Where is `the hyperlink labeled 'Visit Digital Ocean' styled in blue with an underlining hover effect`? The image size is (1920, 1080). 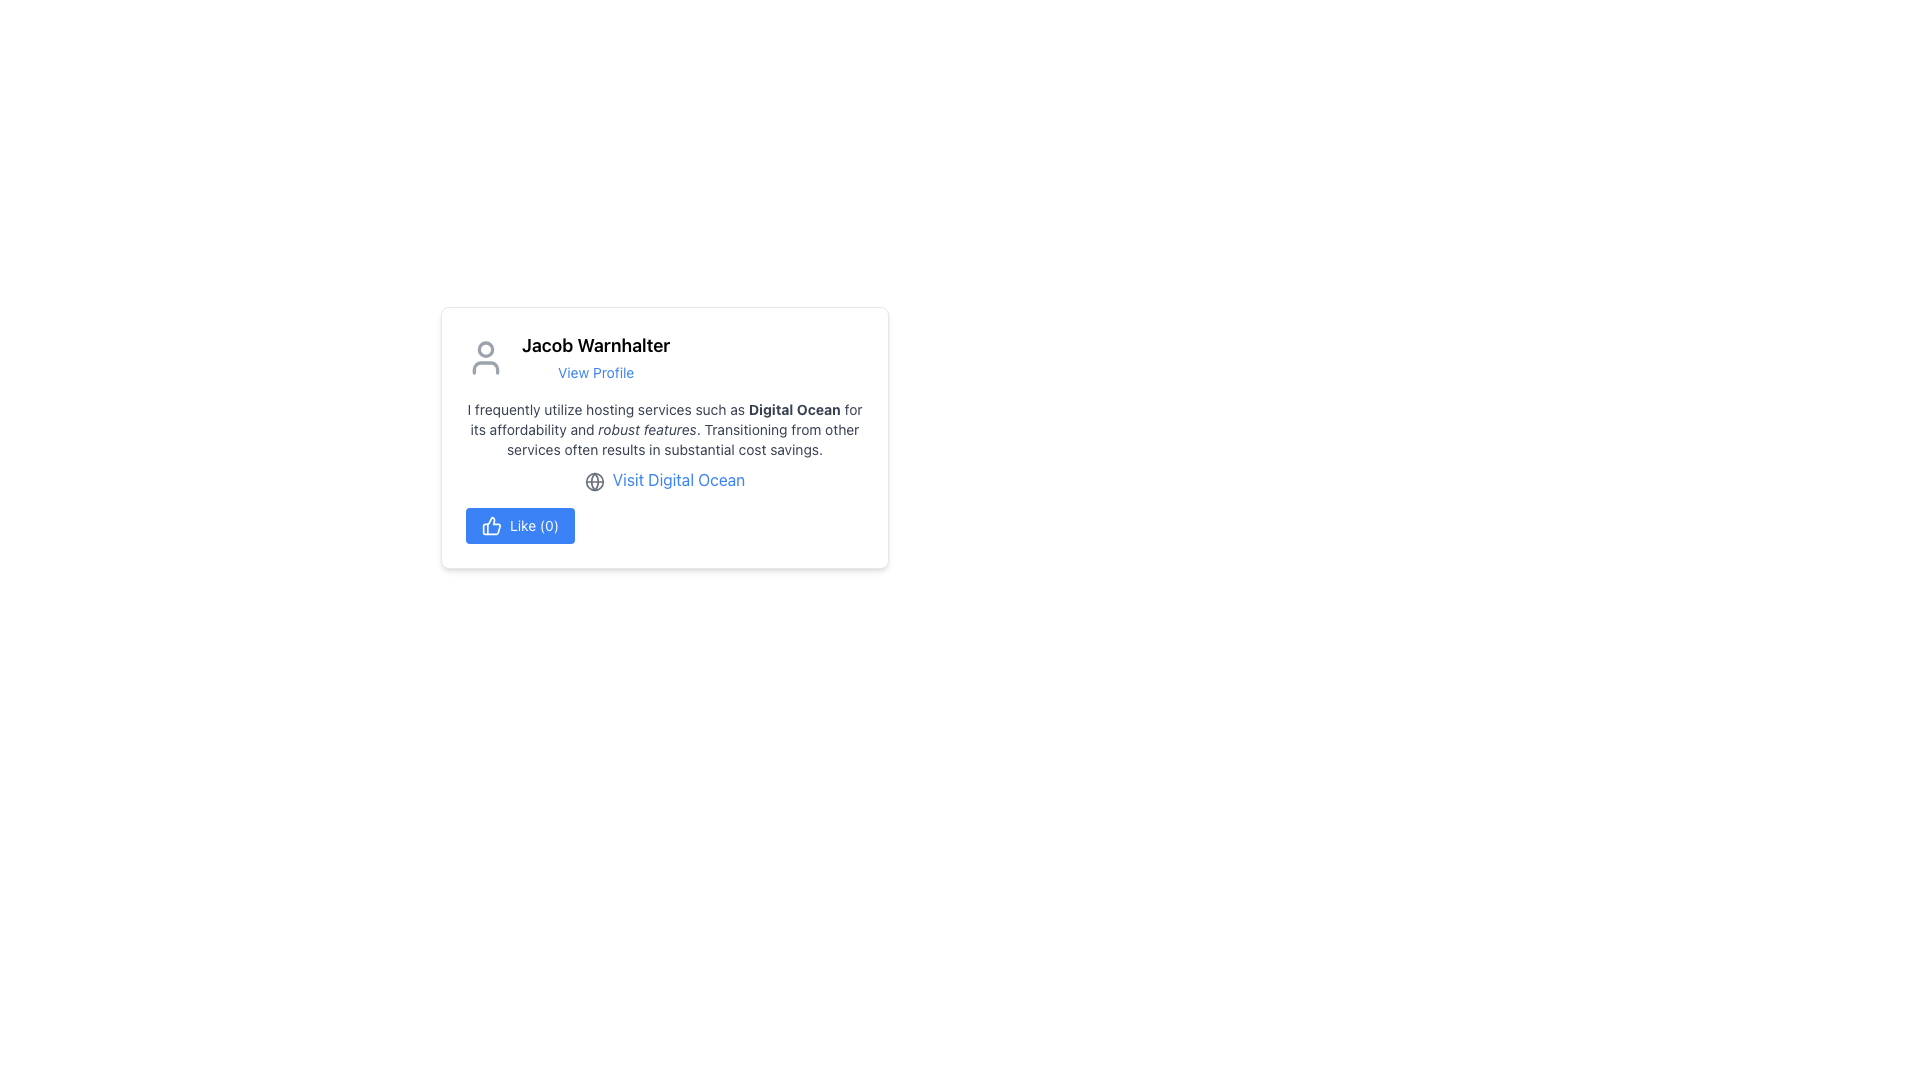 the hyperlink labeled 'Visit Digital Ocean' styled in blue with an underlining hover effect is located at coordinates (678, 479).